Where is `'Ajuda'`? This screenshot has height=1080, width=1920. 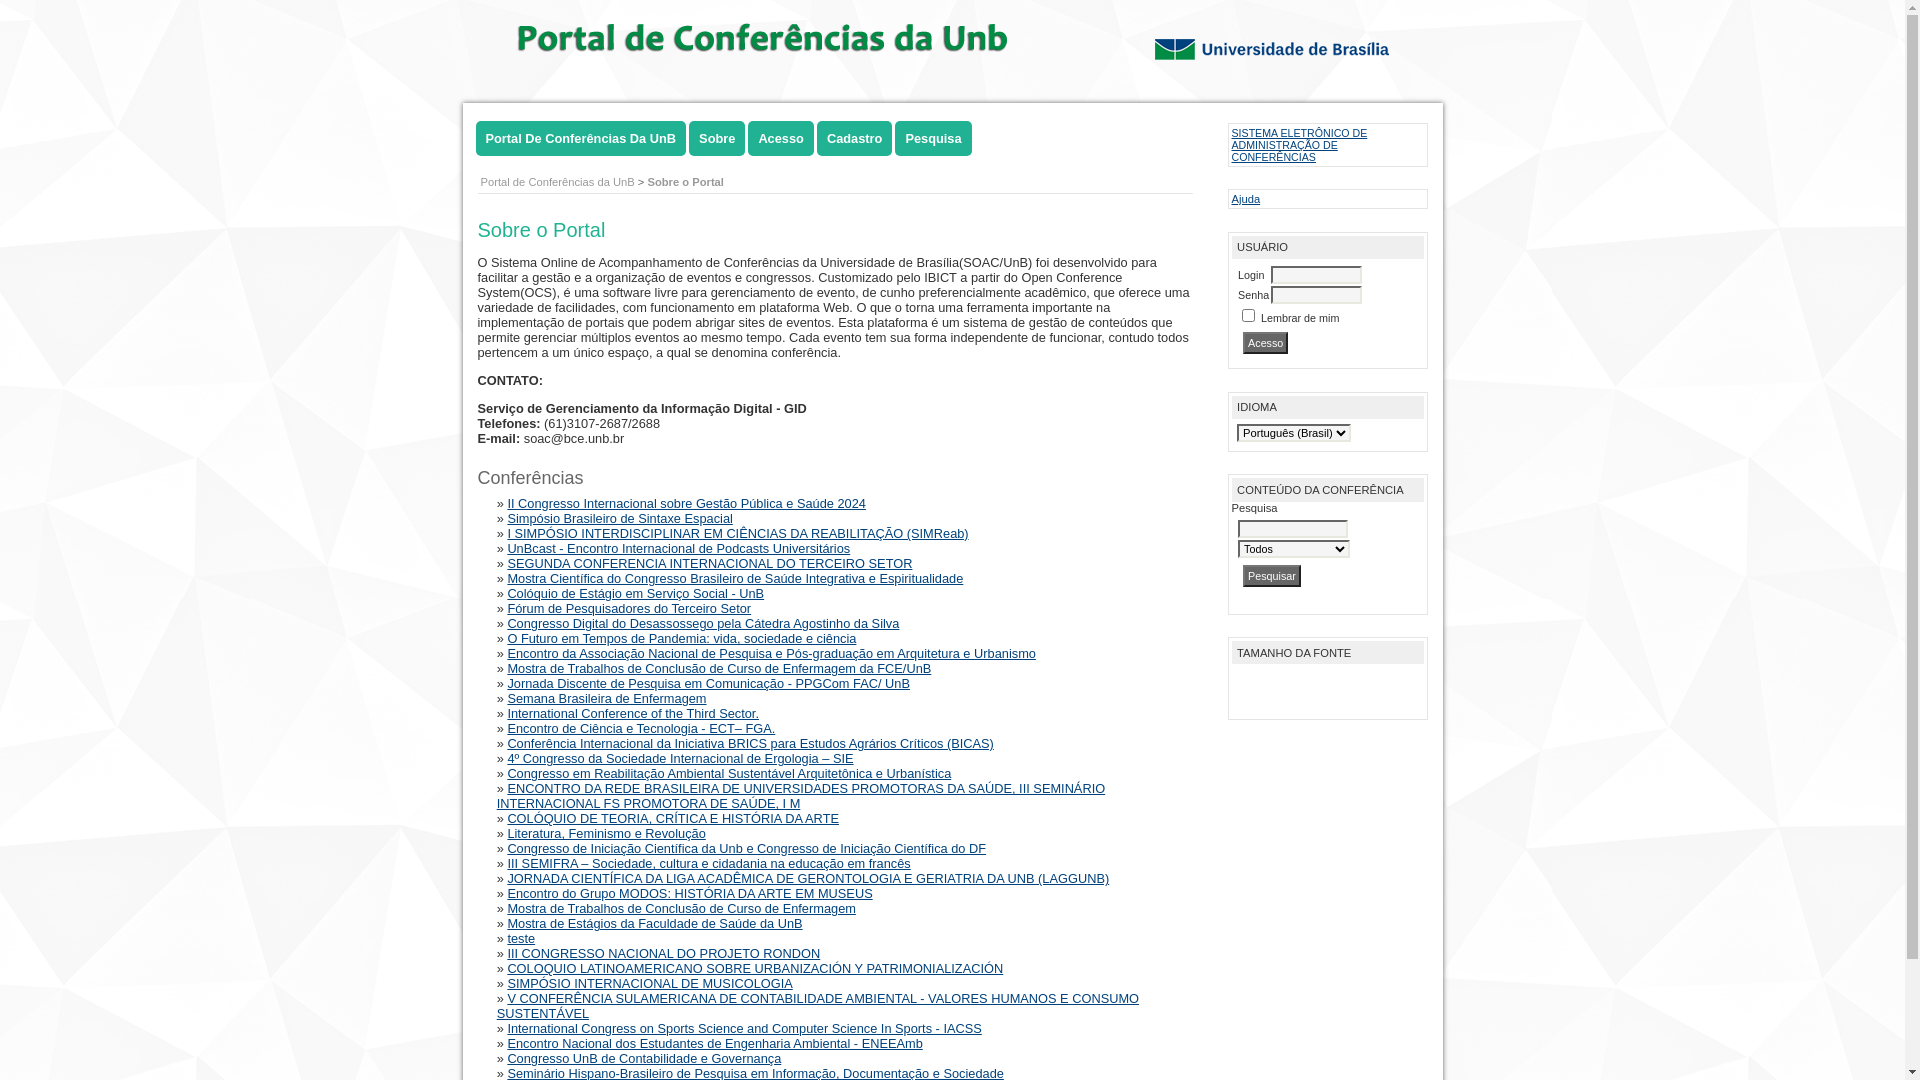
'Ajuda' is located at coordinates (1245, 199).